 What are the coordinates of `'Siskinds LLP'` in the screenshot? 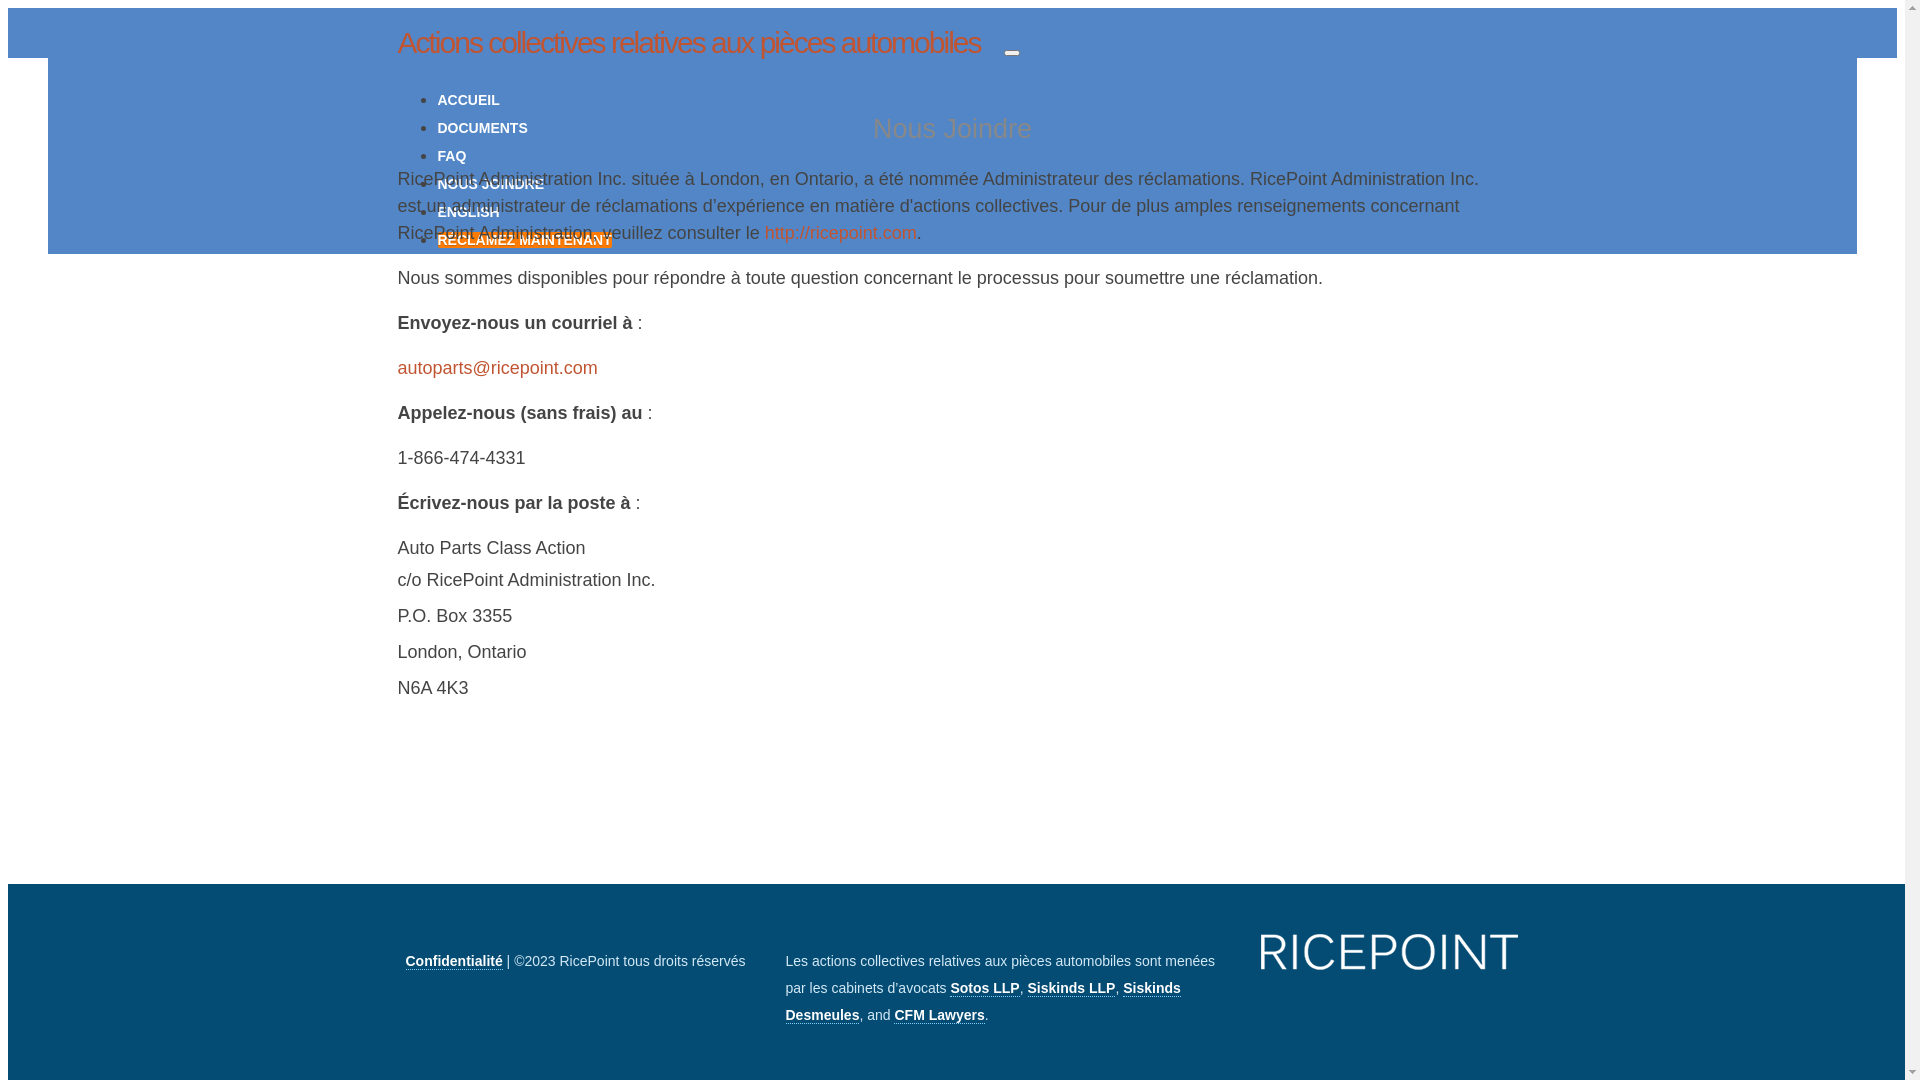 It's located at (1070, 987).